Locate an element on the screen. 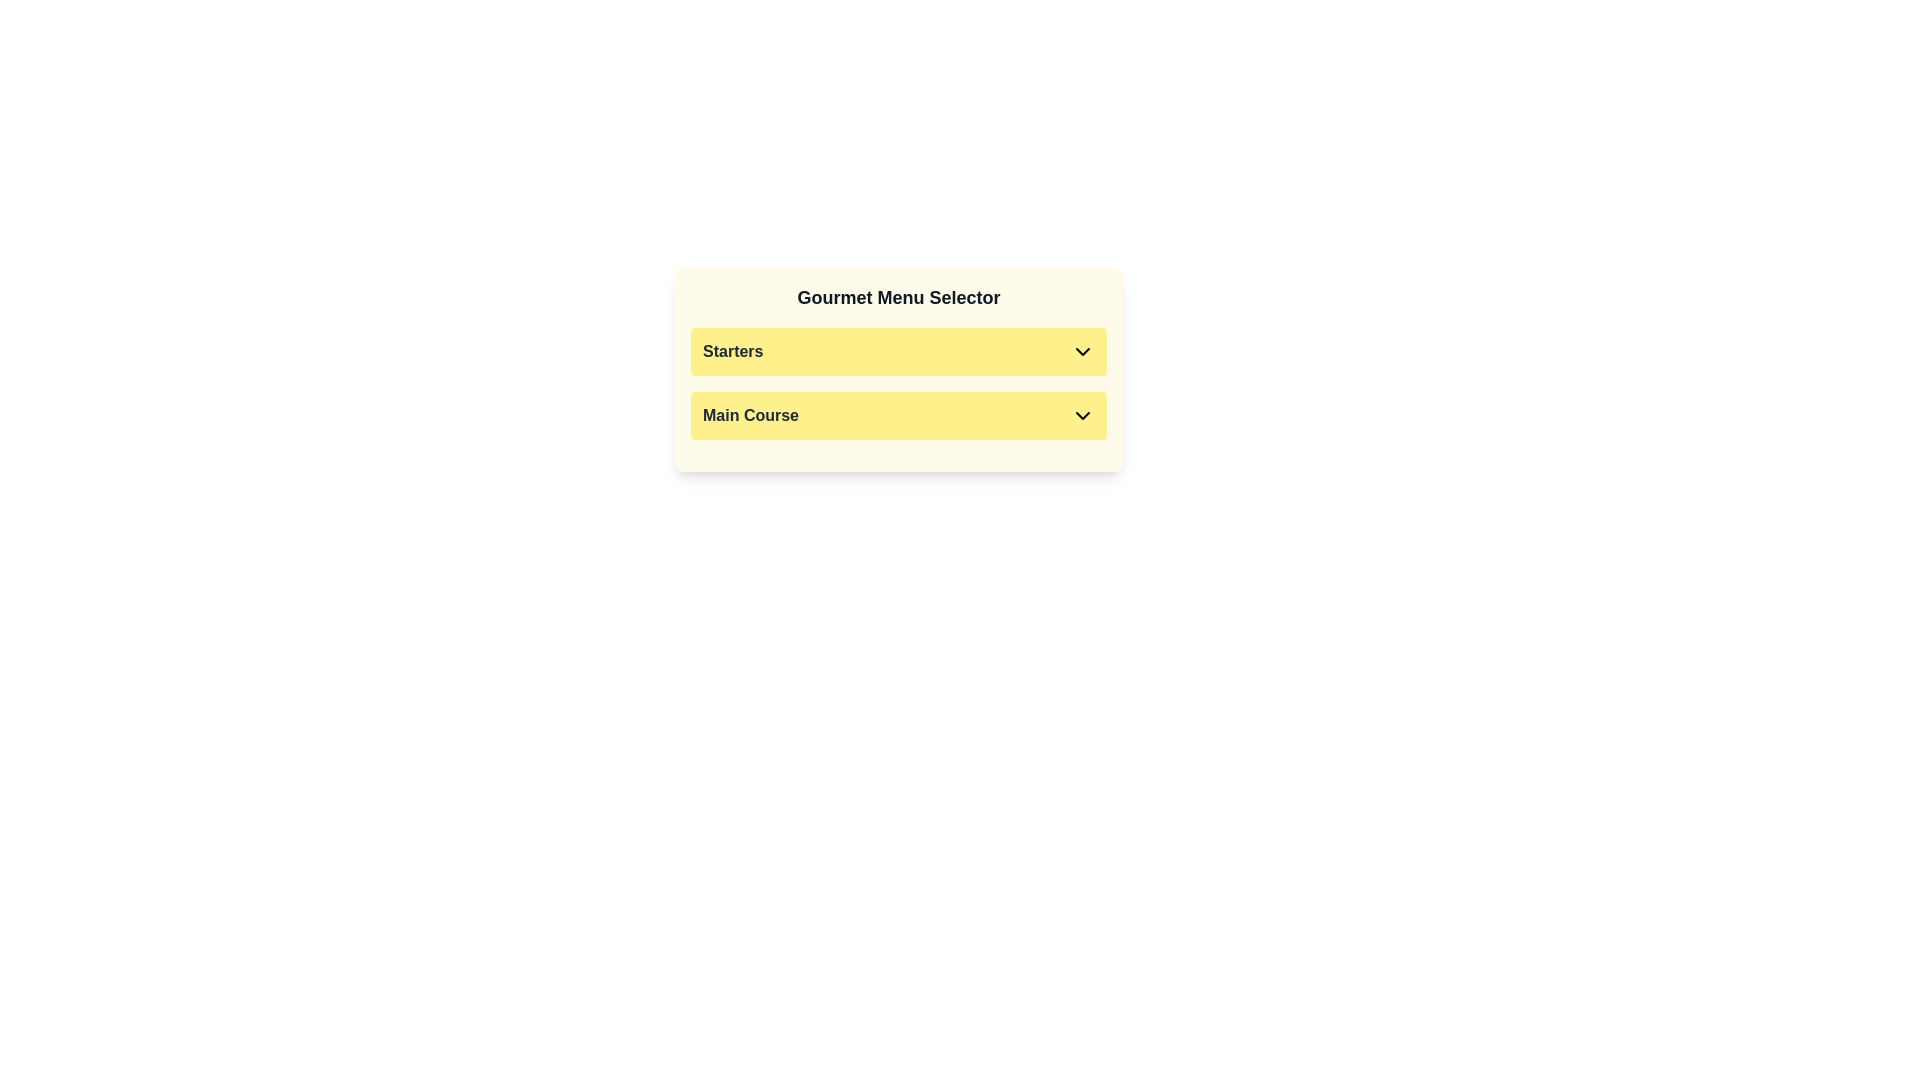  'Main Course' text label located inside a yellow rectangular box below the 'Starters' box, positioned towards the left side with a downward chevron icon to the right is located at coordinates (750, 415).